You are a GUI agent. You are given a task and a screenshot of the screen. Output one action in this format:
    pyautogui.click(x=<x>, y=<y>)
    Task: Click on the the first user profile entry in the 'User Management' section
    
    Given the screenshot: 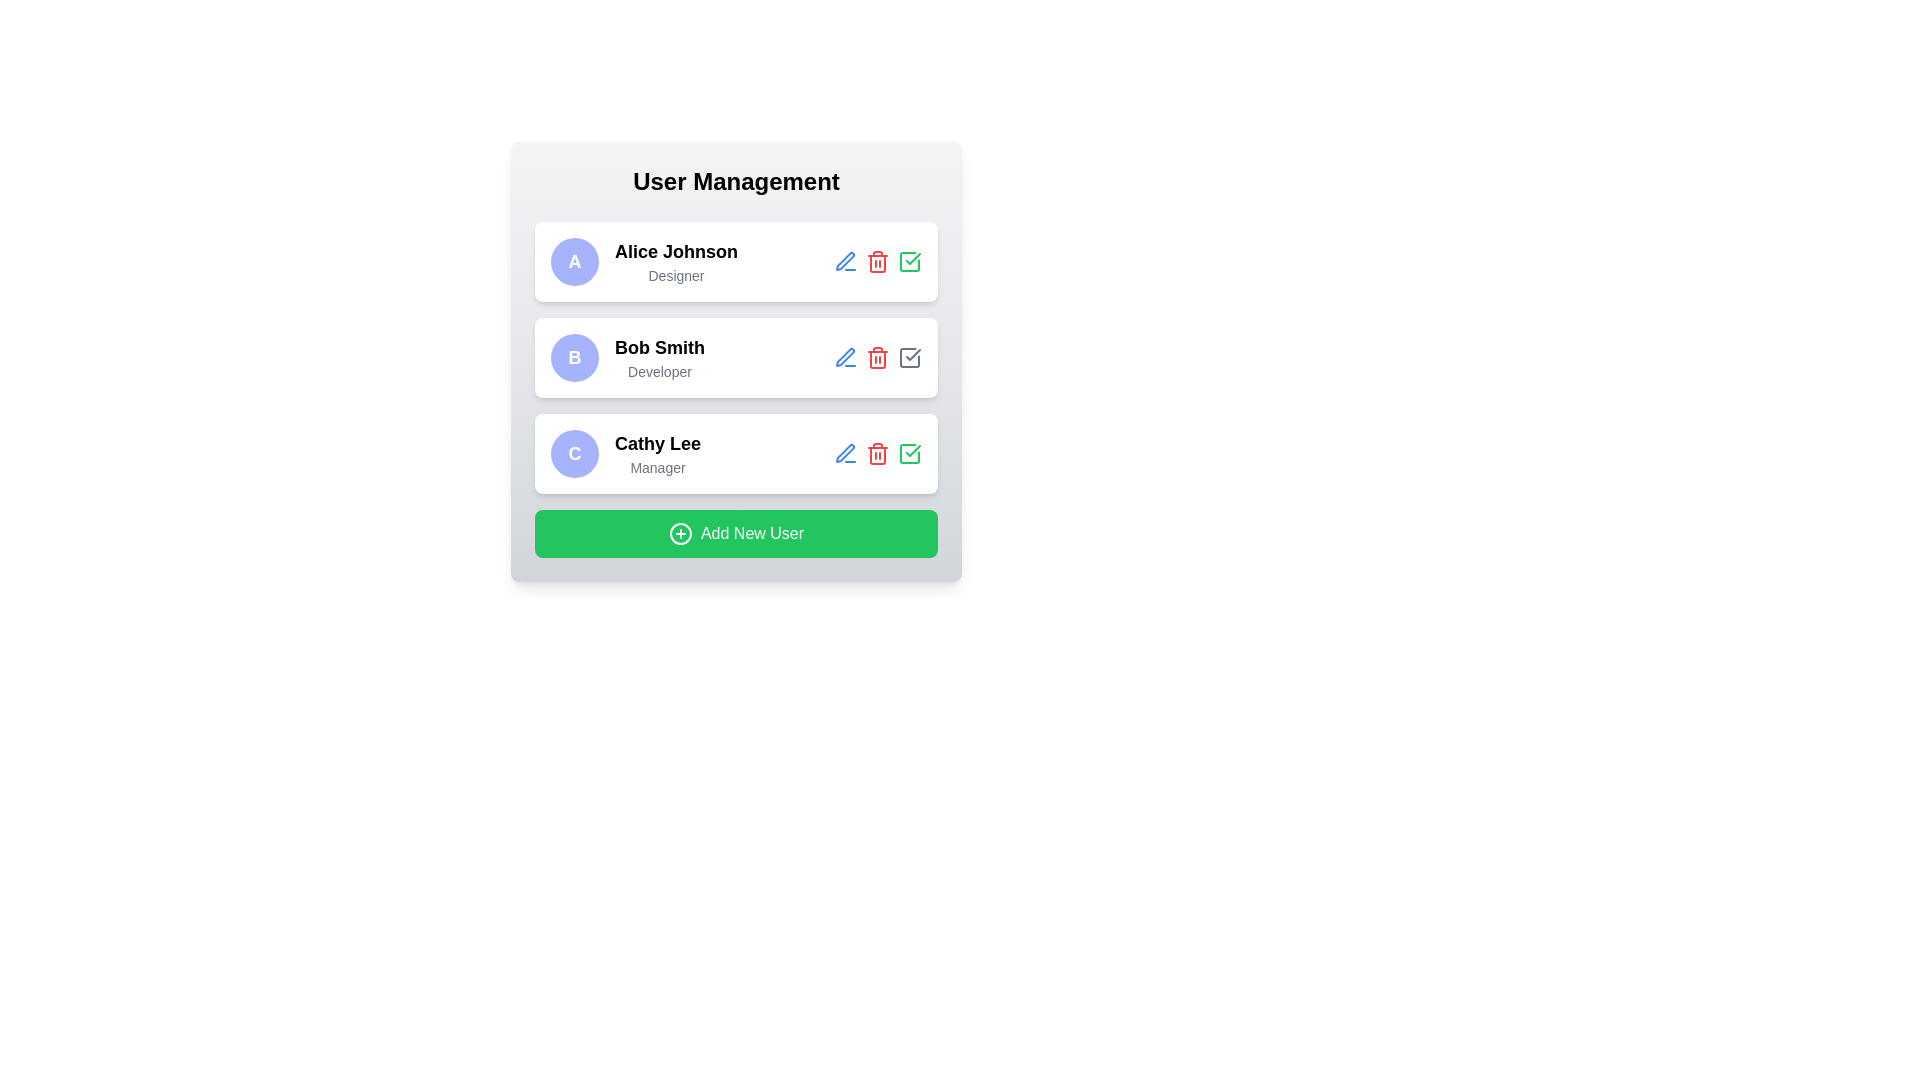 What is the action you would take?
    pyautogui.click(x=644, y=261)
    